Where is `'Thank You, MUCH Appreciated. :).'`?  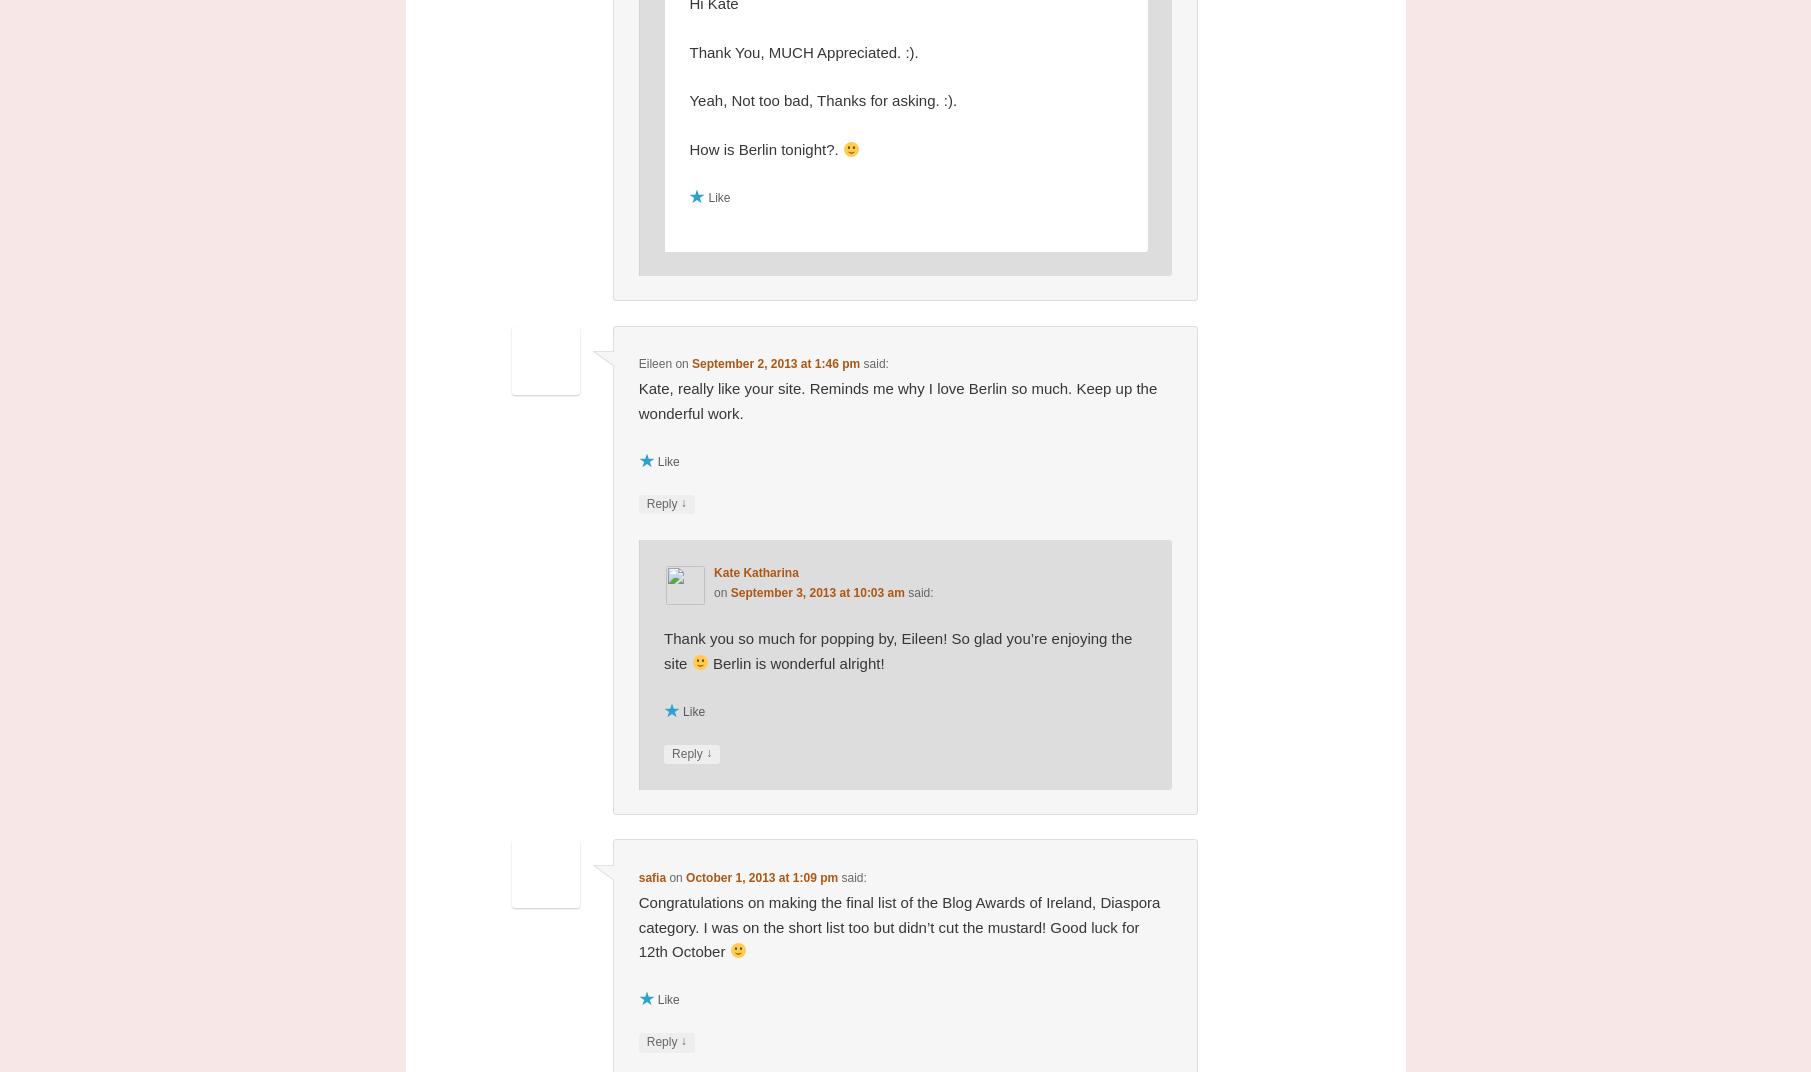
'Thank You, MUCH Appreciated. :).' is located at coordinates (802, 50).